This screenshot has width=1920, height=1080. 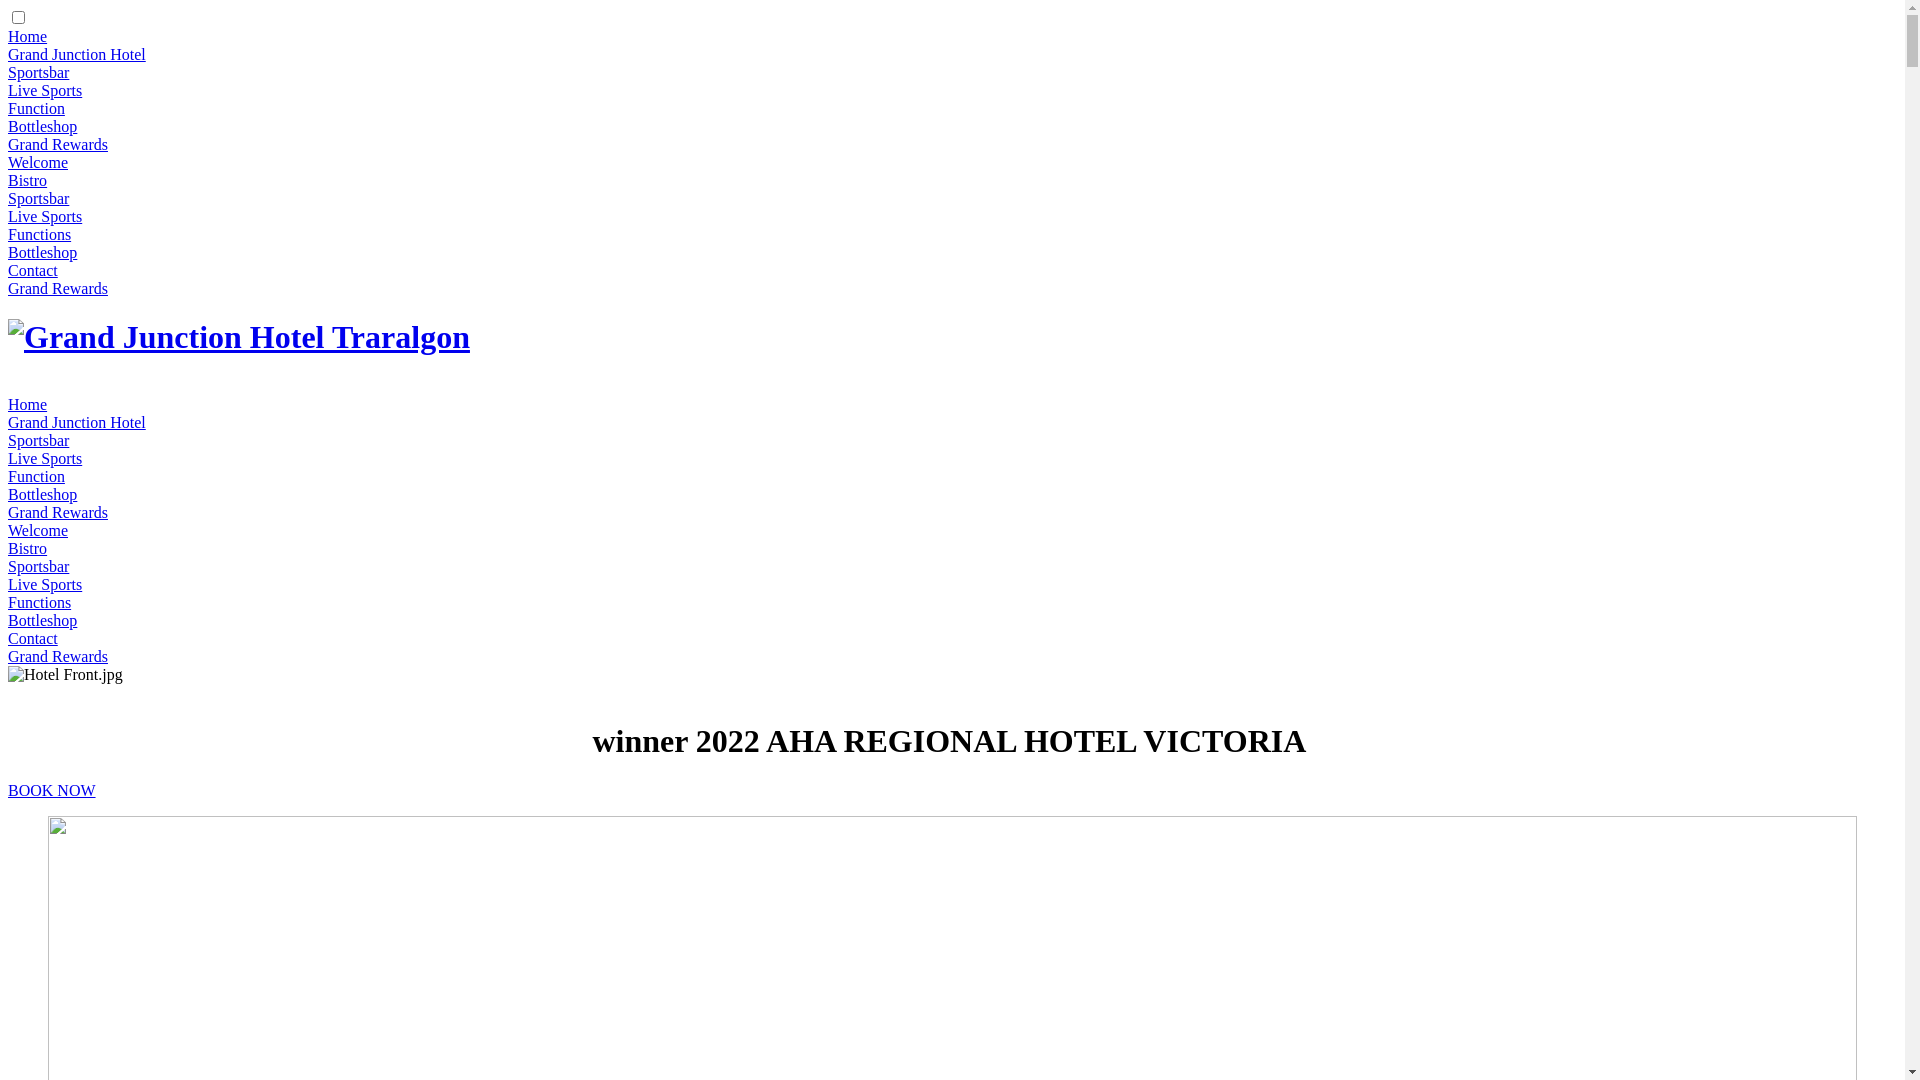 What do you see at coordinates (27, 404) in the screenshot?
I see `'Home'` at bounding box center [27, 404].